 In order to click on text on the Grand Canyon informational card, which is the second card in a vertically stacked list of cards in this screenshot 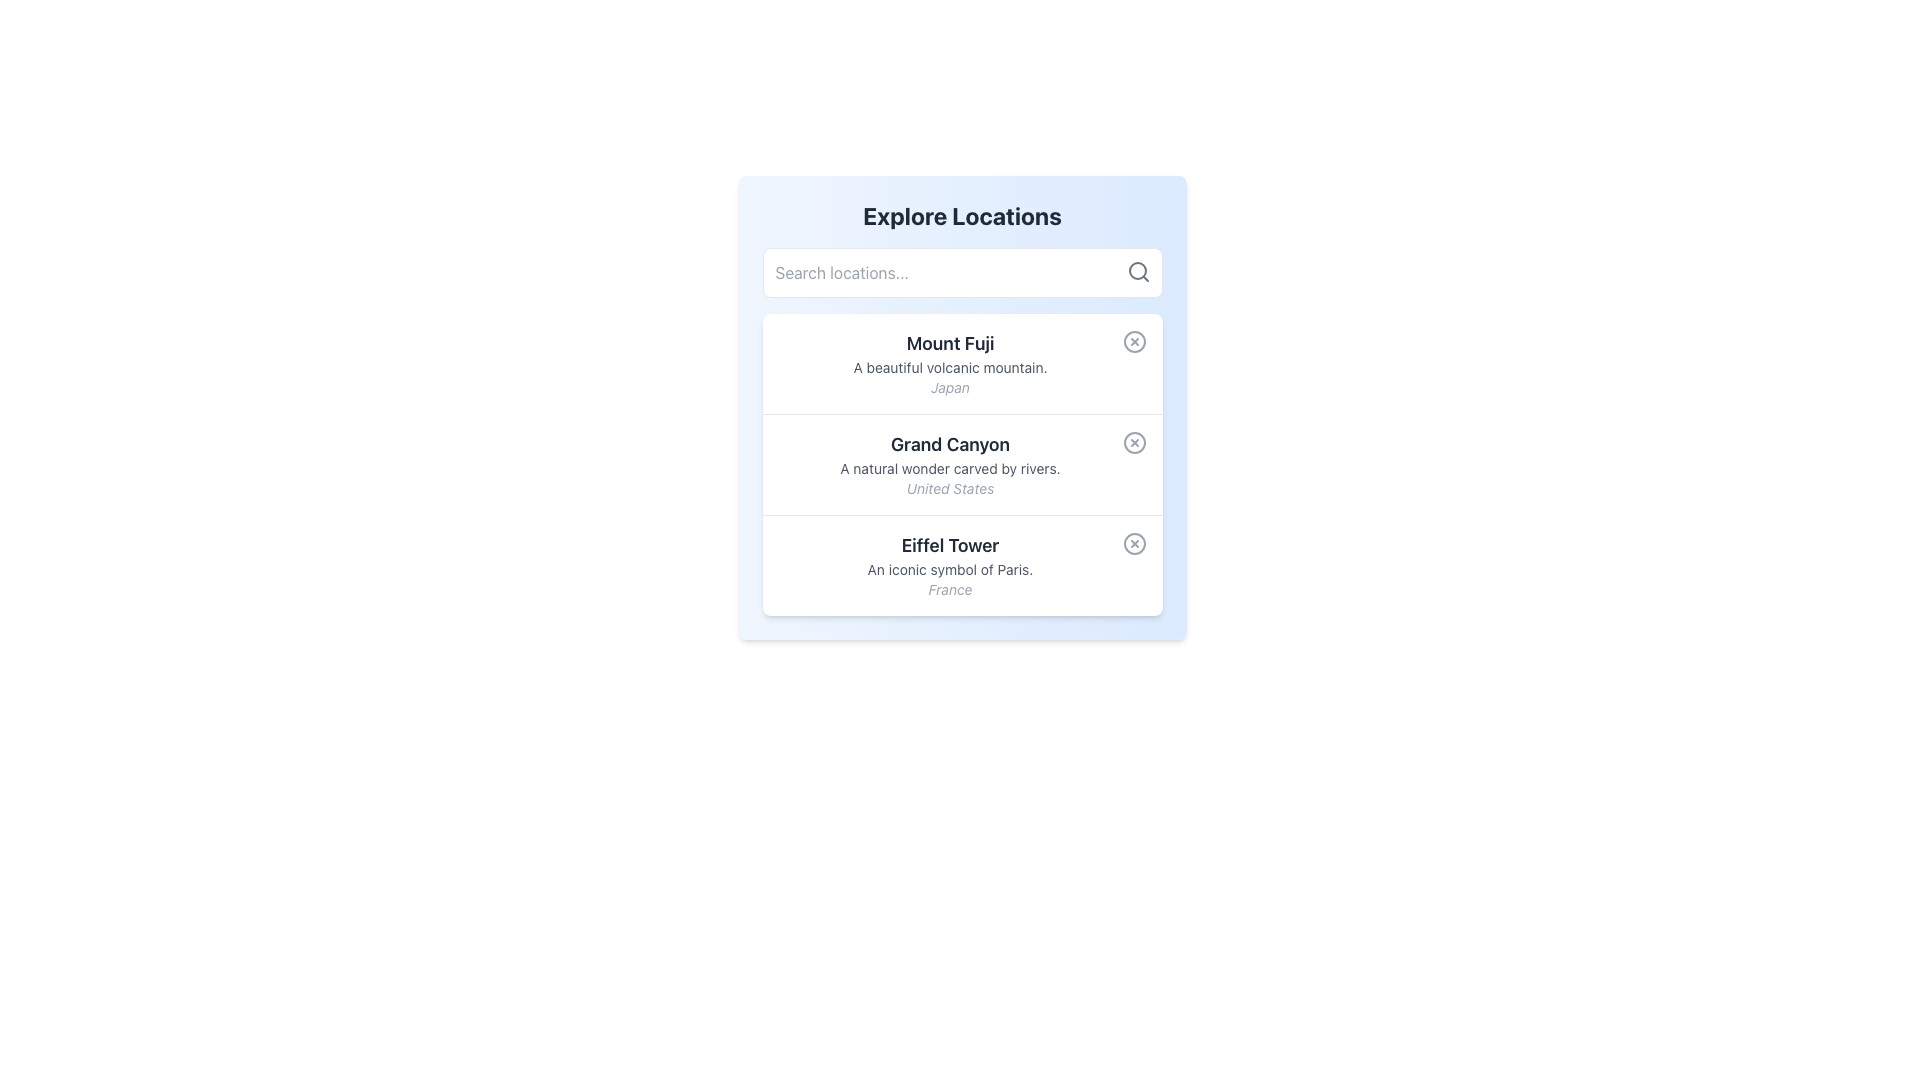, I will do `click(962, 464)`.